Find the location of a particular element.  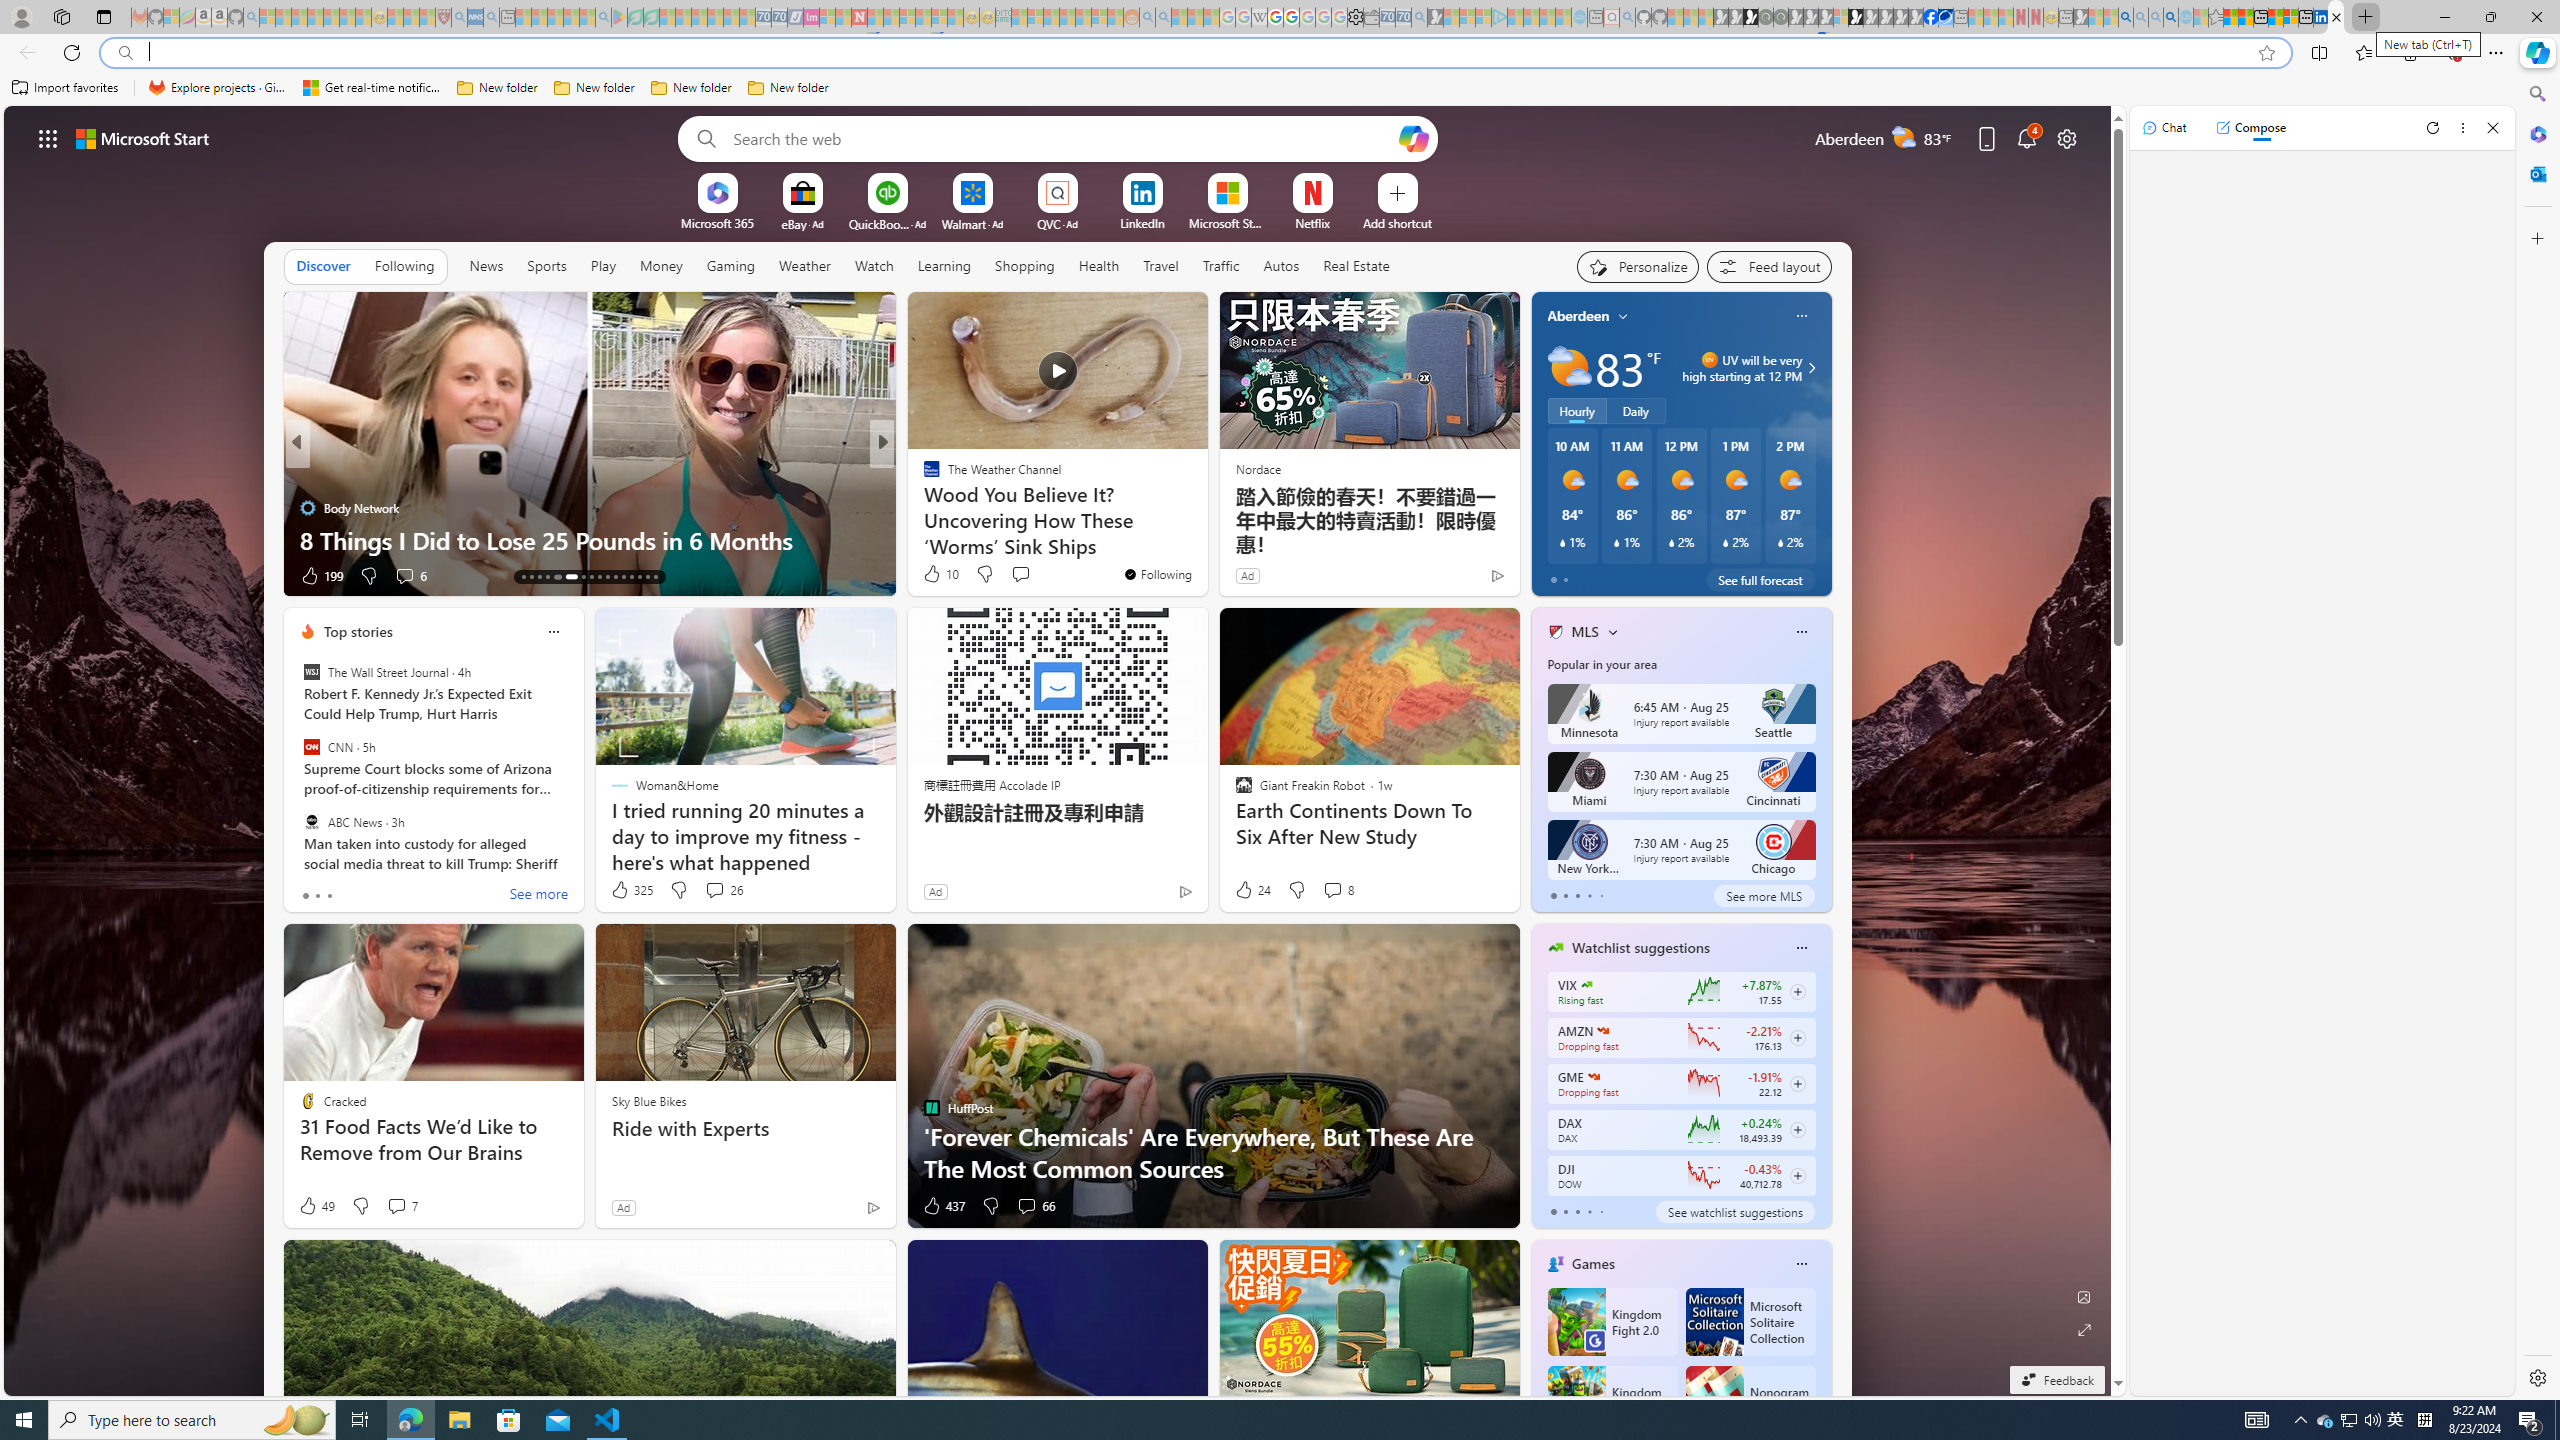

'Local - MSN - Sleeping' is located at coordinates (427, 16).